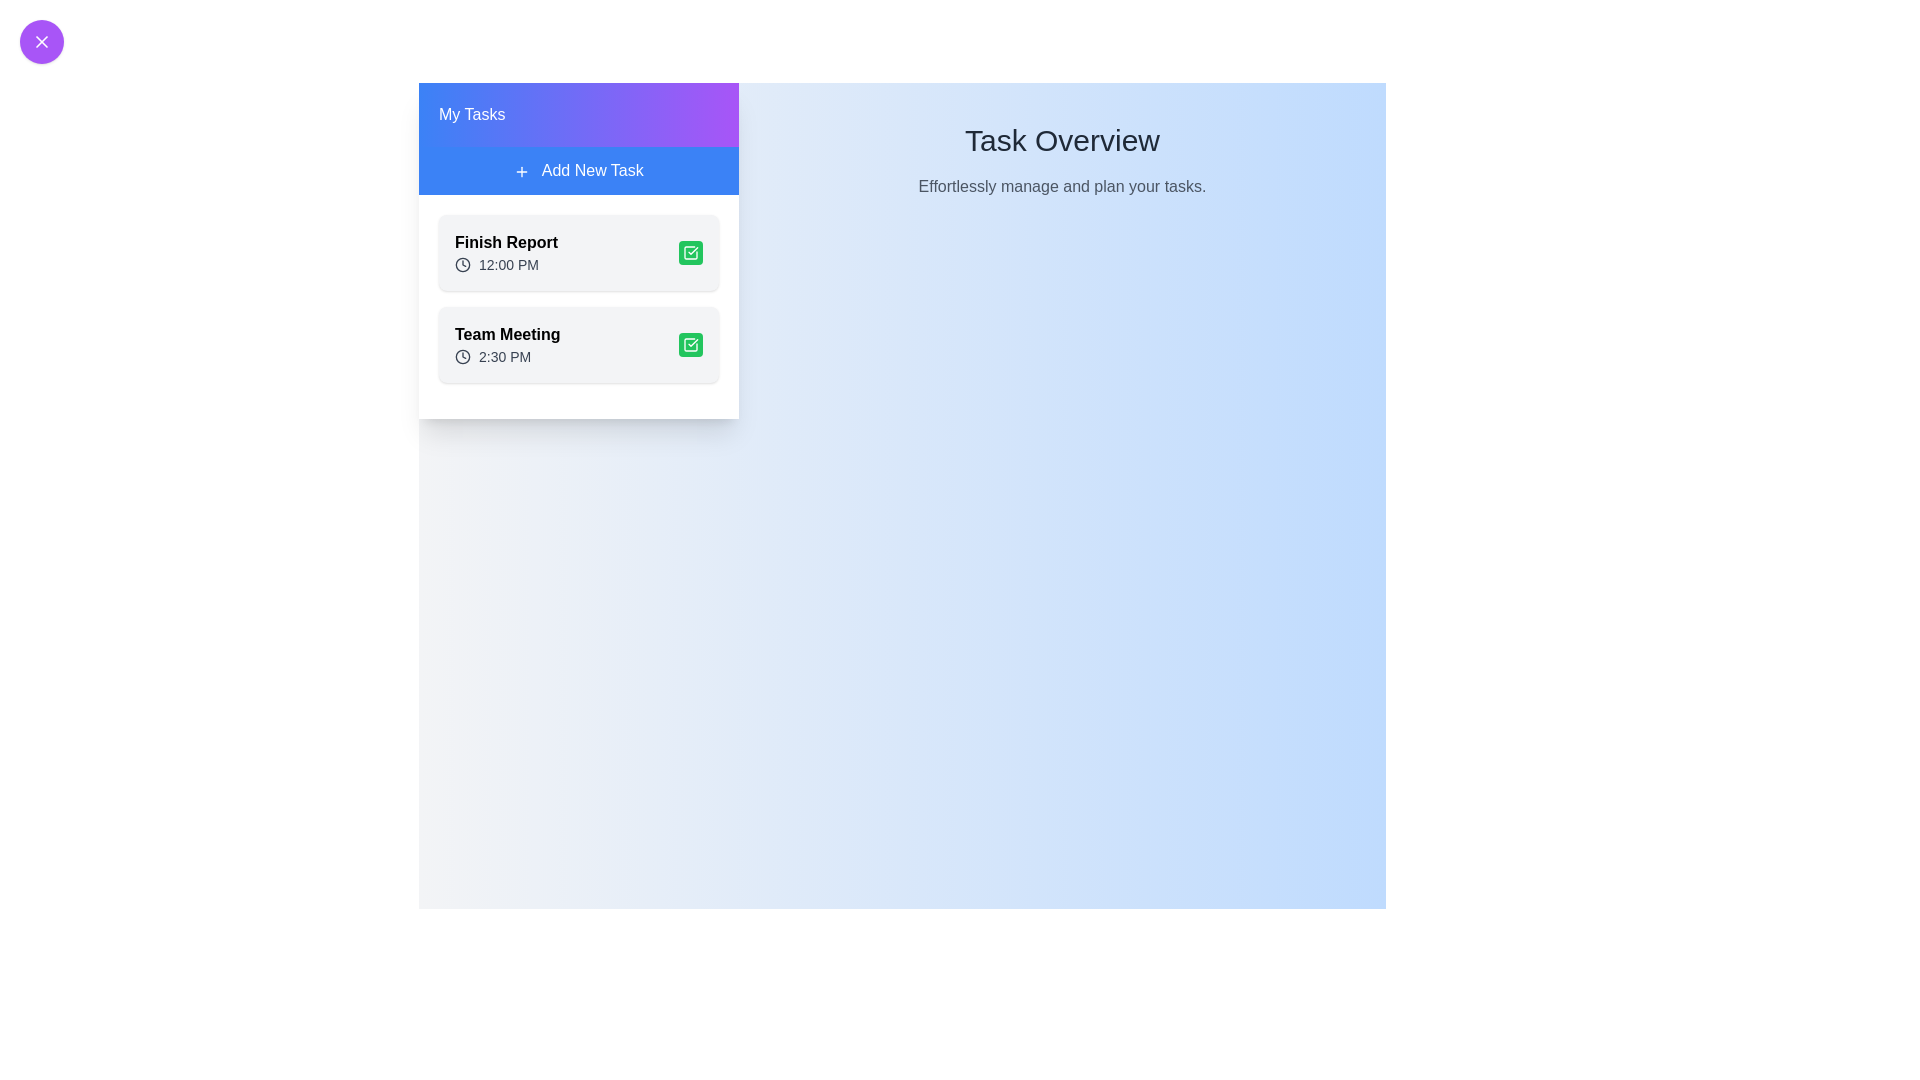 The height and width of the screenshot is (1080, 1920). What do you see at coordinates (578, 169) in the screenshot?
I see `the 'Add New Task' button to initiate the task addition process` at bounding box center [578, 169].